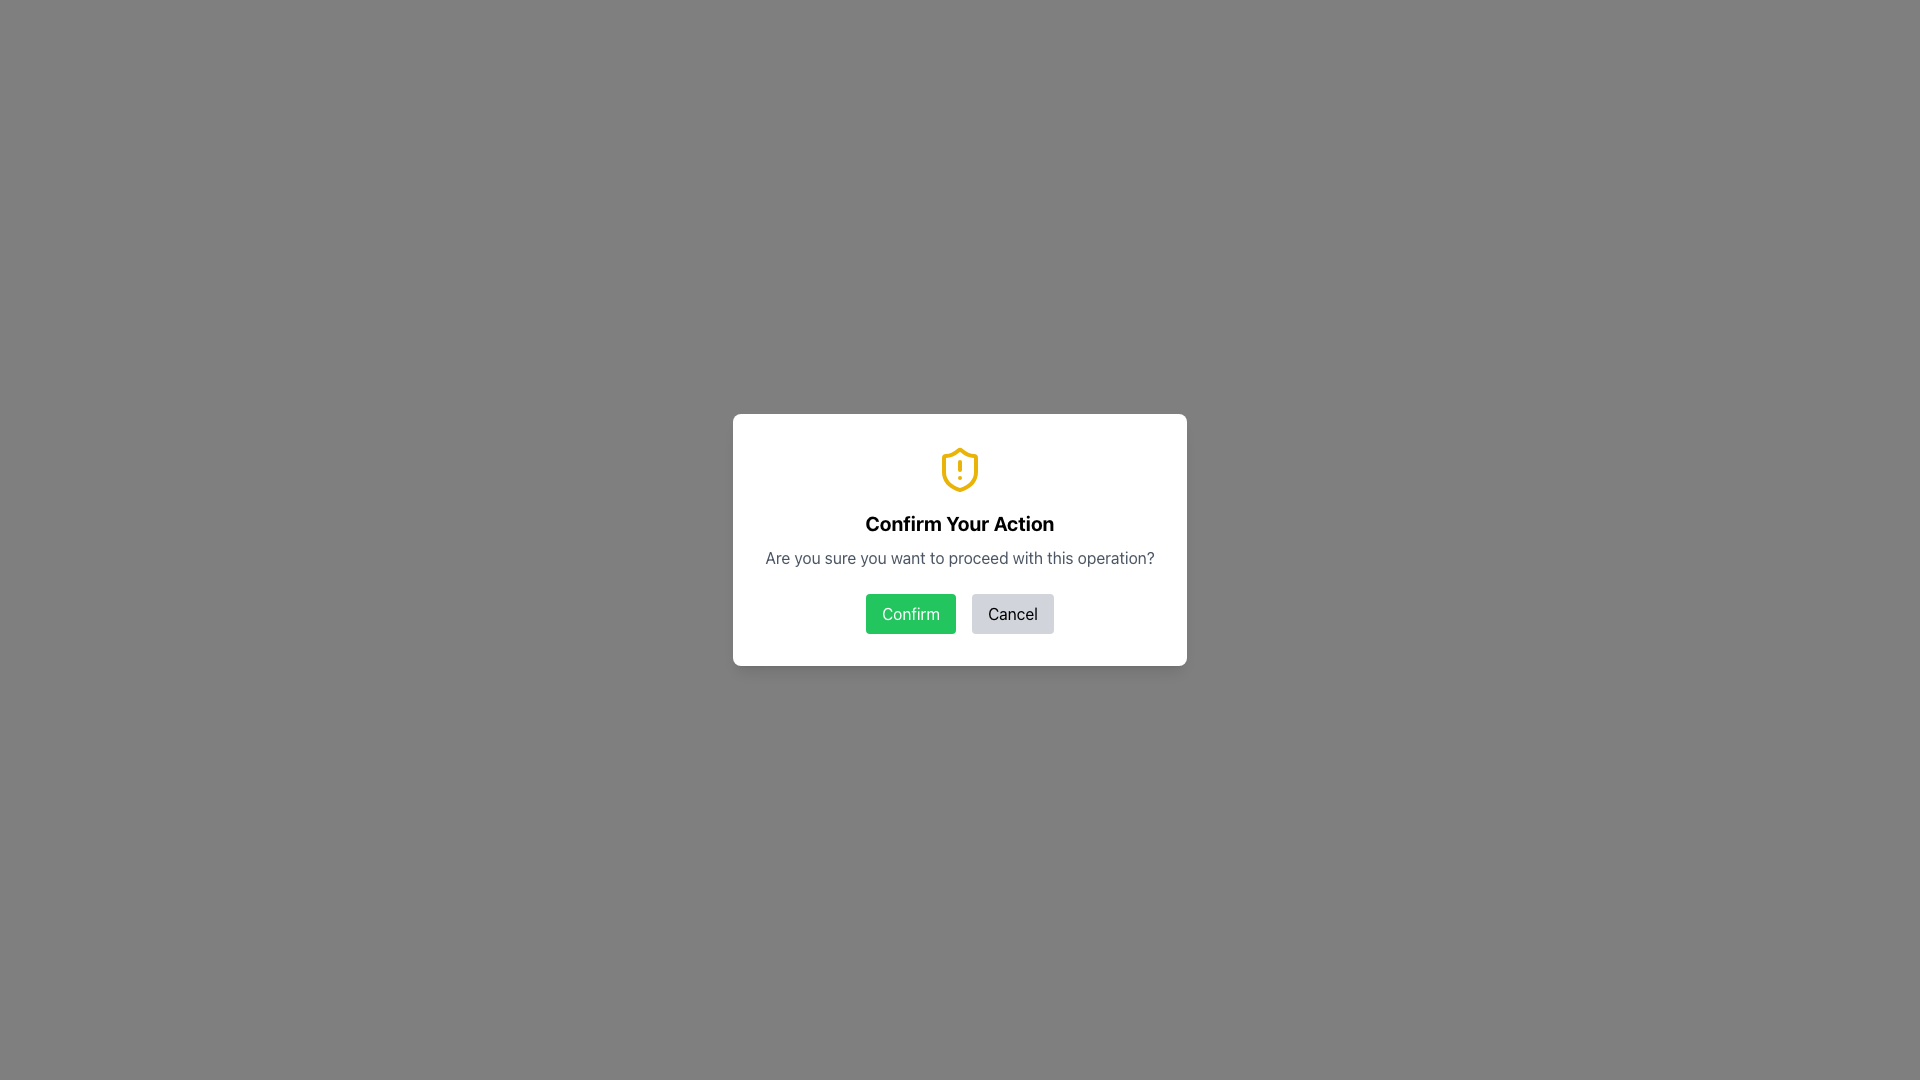  What do you see at coordinates (960, 470) in the screenshot?
I see `the yellow shield icon with an exclamation mark, located above the title text 'Confirm Your Action' in the dialog box` at bounding box center [960, 470].